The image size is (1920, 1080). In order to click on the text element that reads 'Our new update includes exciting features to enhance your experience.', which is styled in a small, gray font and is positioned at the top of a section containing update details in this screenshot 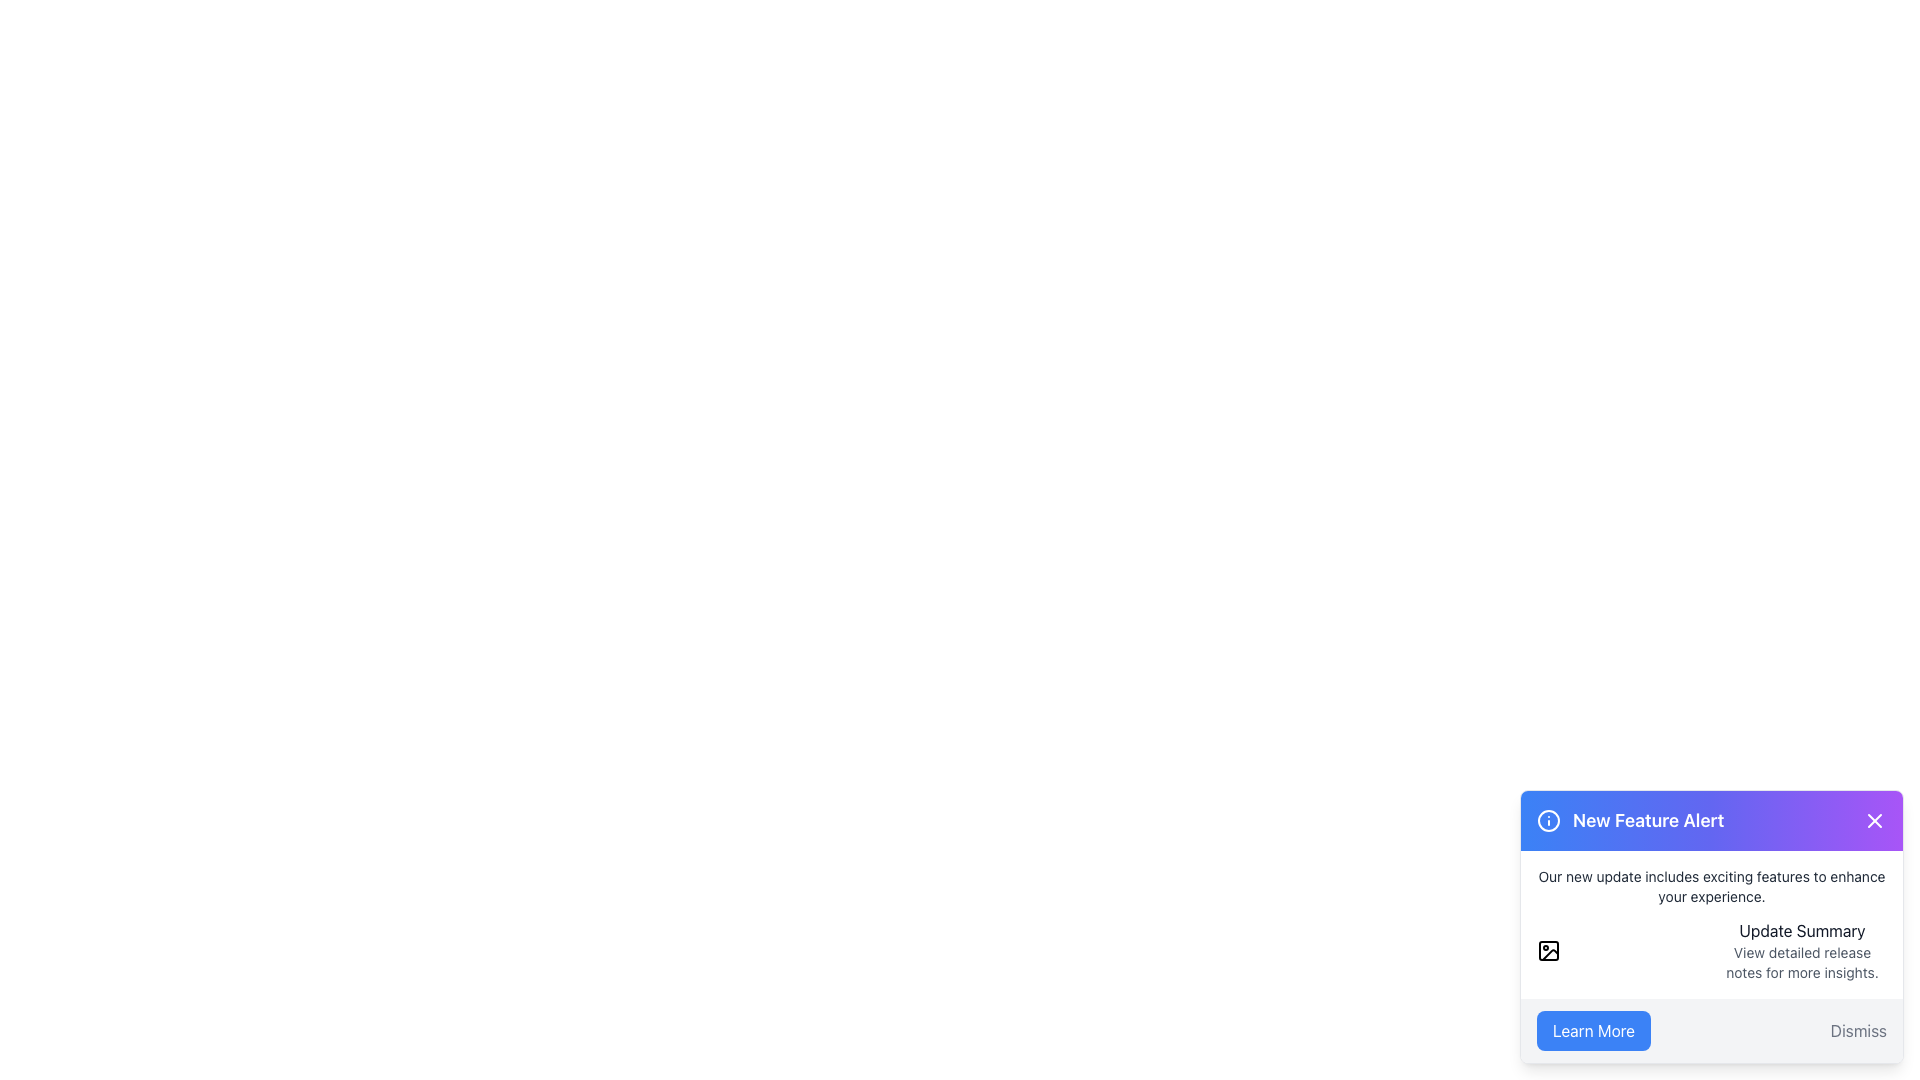, I will do `click(1711, 886)`.